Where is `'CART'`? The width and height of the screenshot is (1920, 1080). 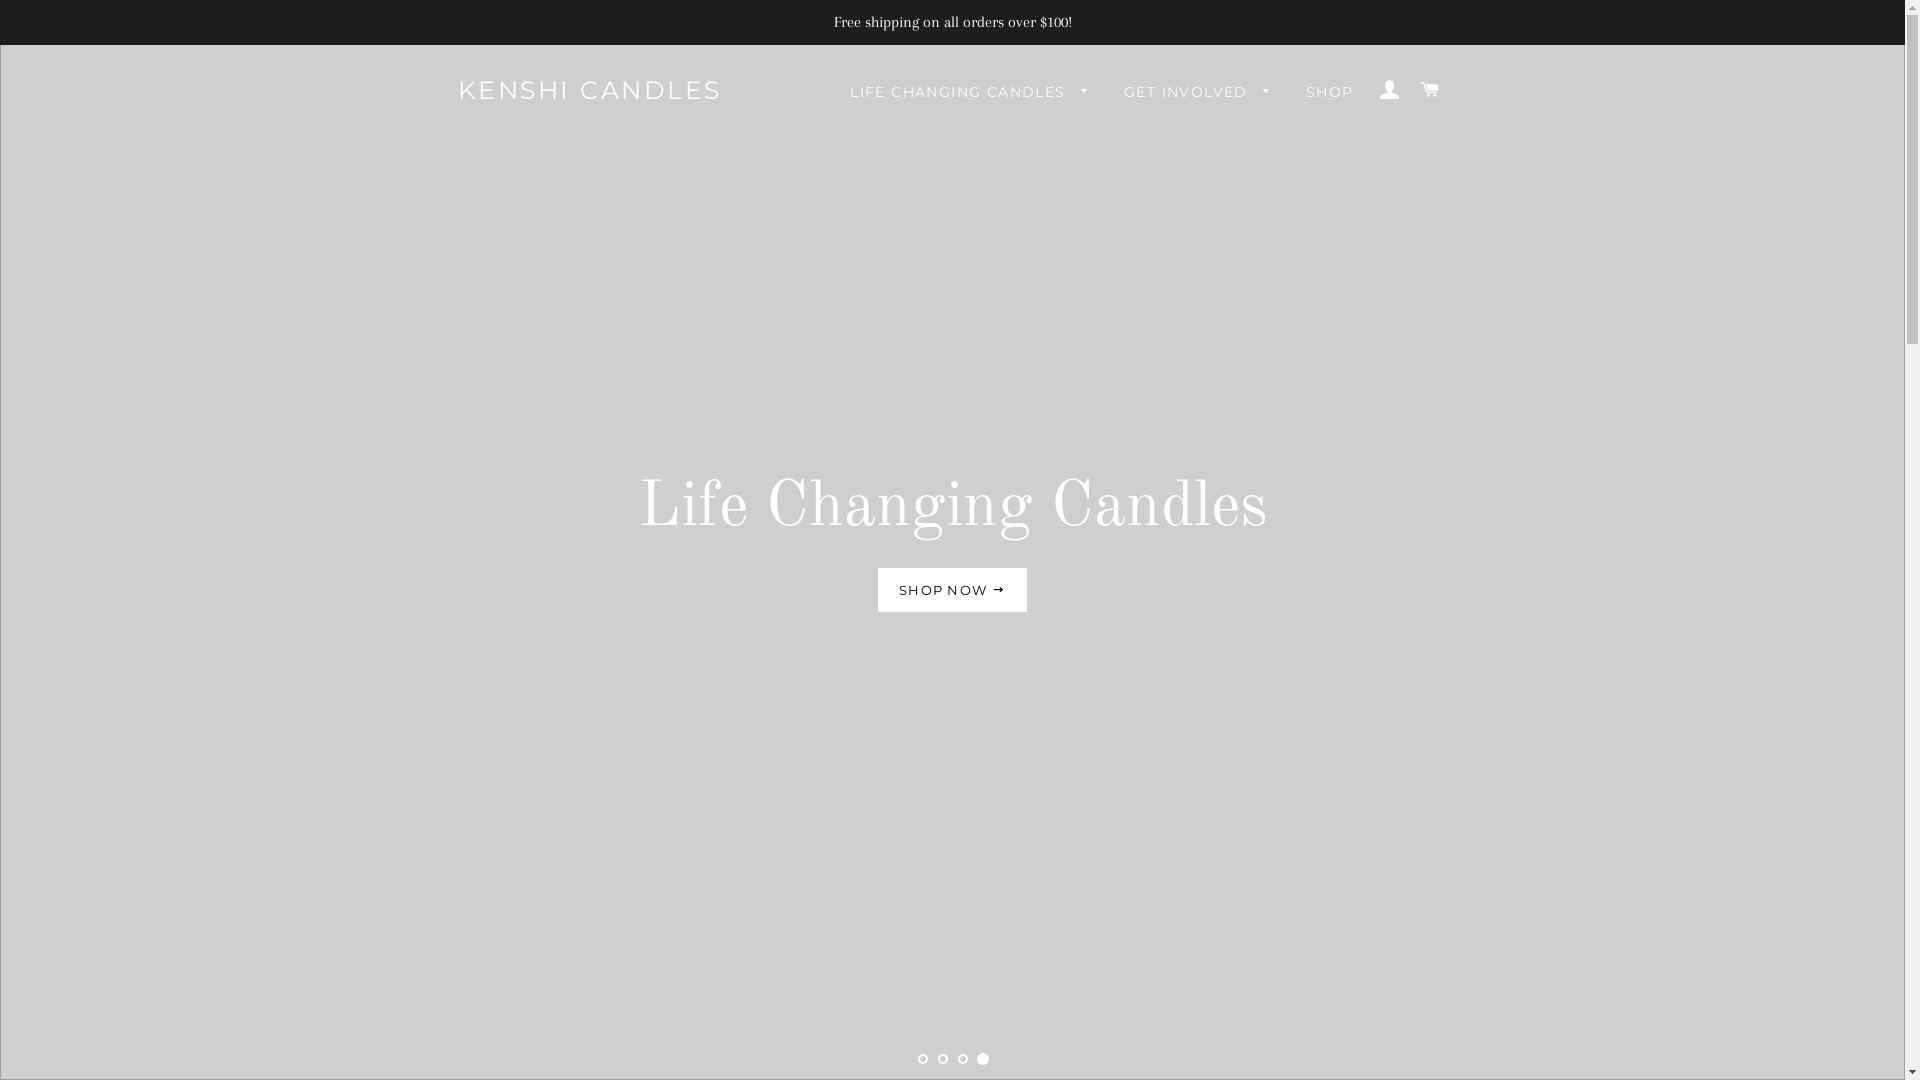 'CART' is located at coordinates (1428, 88).